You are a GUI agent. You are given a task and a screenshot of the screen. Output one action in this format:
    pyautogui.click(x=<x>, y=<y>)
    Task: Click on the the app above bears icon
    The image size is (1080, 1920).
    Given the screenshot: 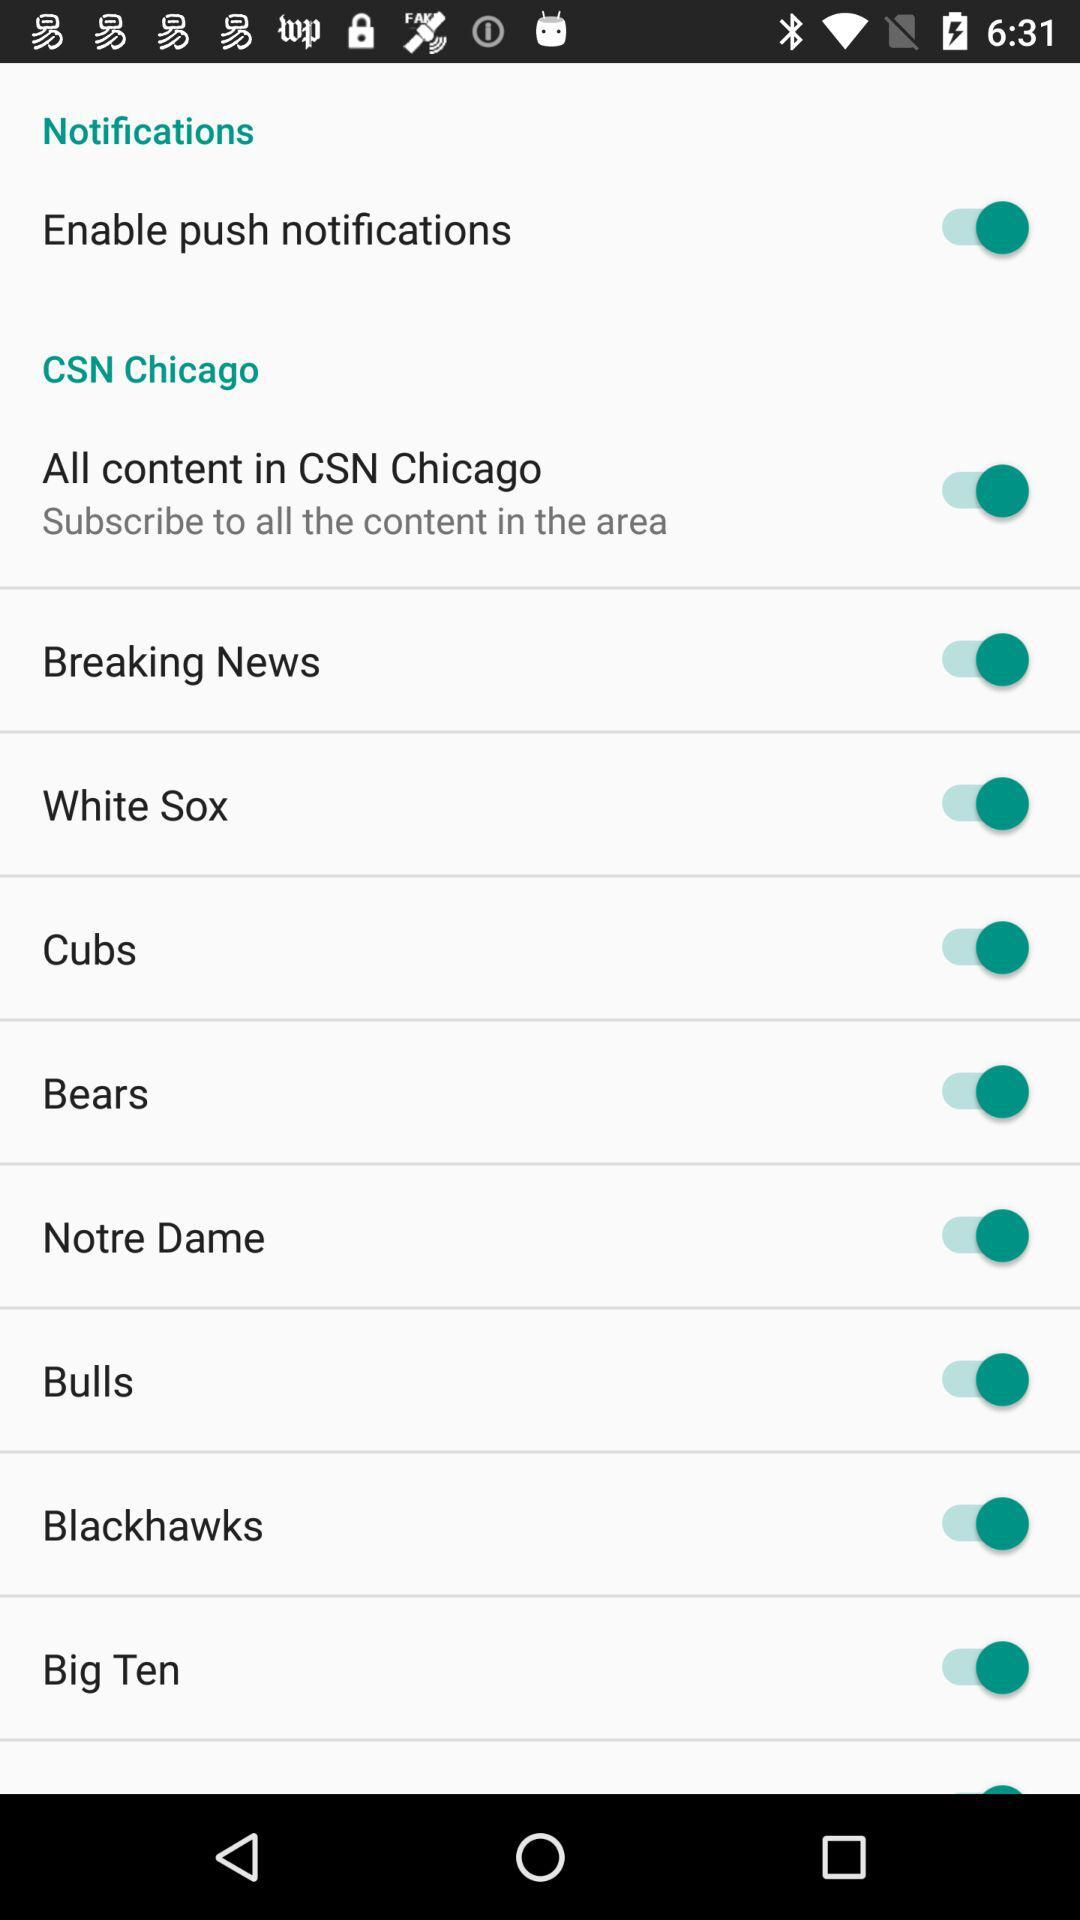 What is the action you would take?
    pyautogui.click(x=88, y=946)
    